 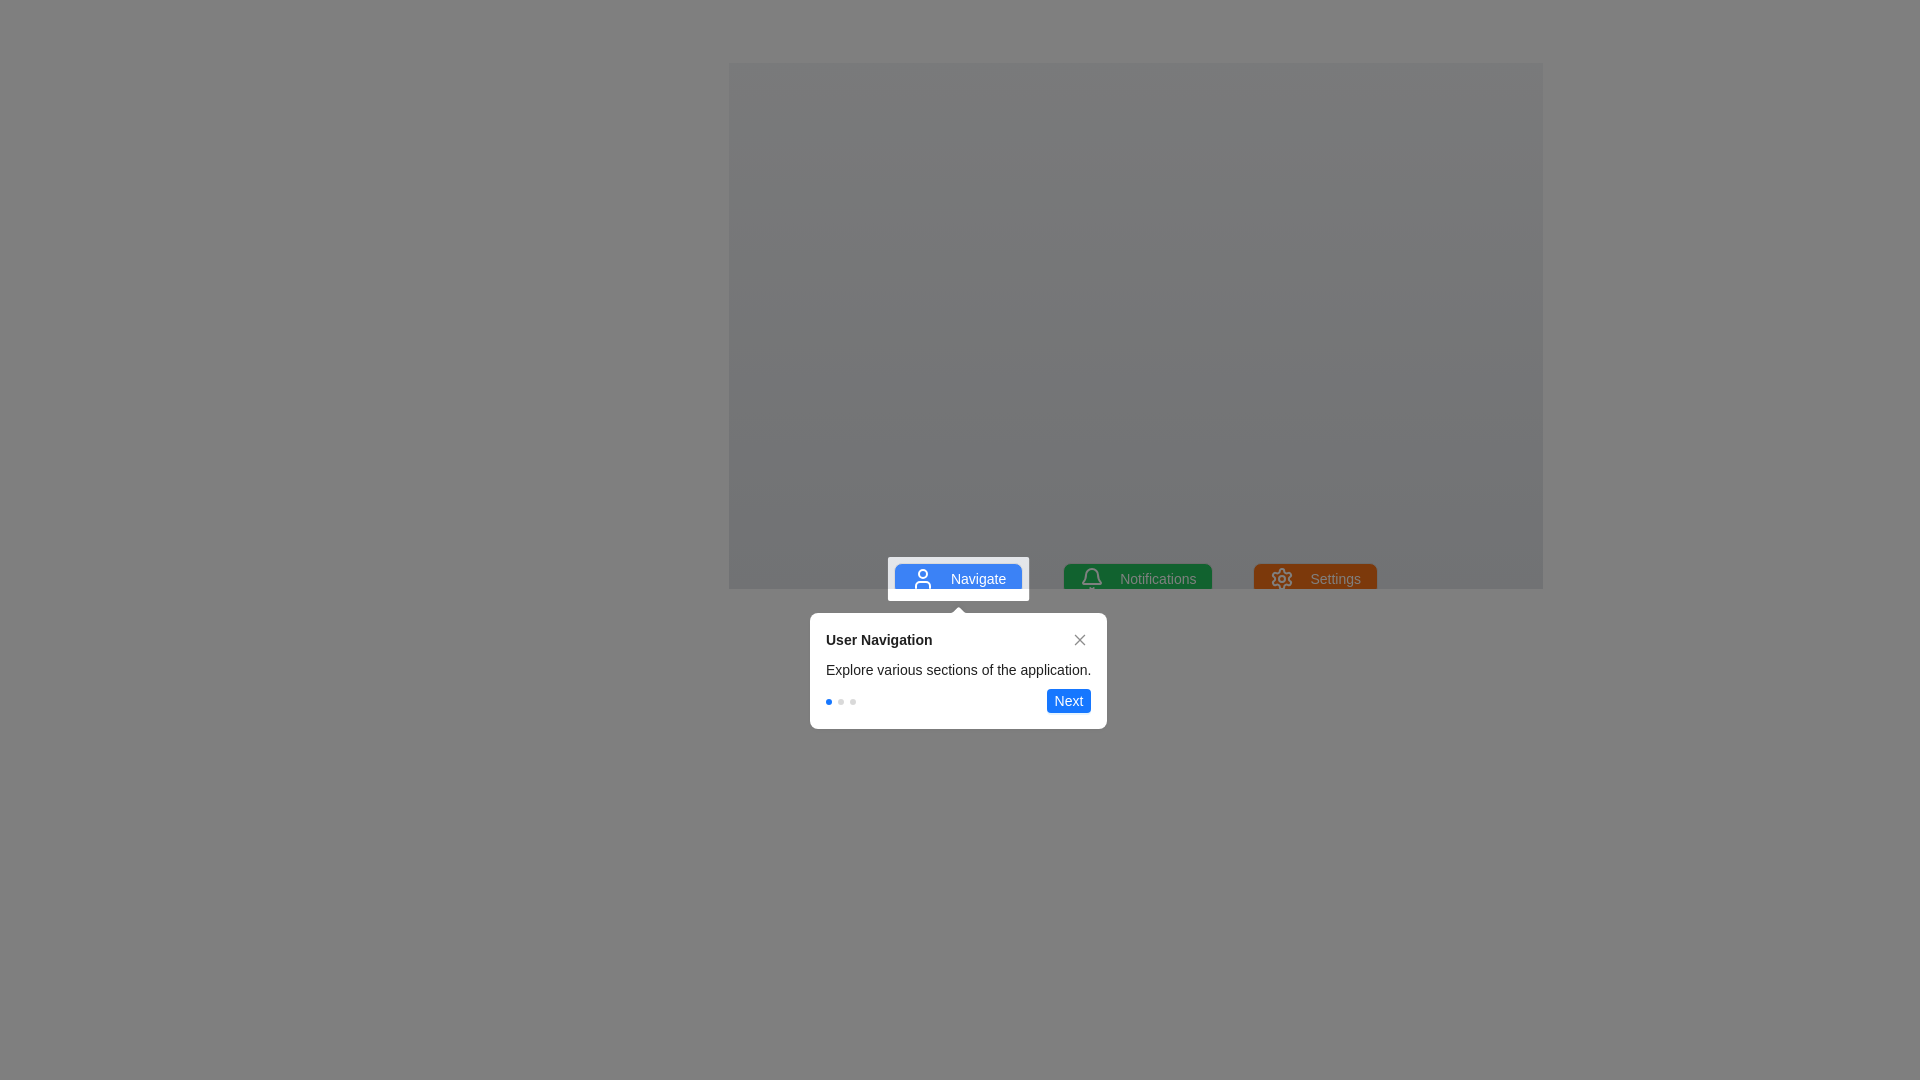 I want to click on the 'Navigate' button which has a blue background and white text, positioned near the center-bottom of the interface, so click(x=978, y=578).